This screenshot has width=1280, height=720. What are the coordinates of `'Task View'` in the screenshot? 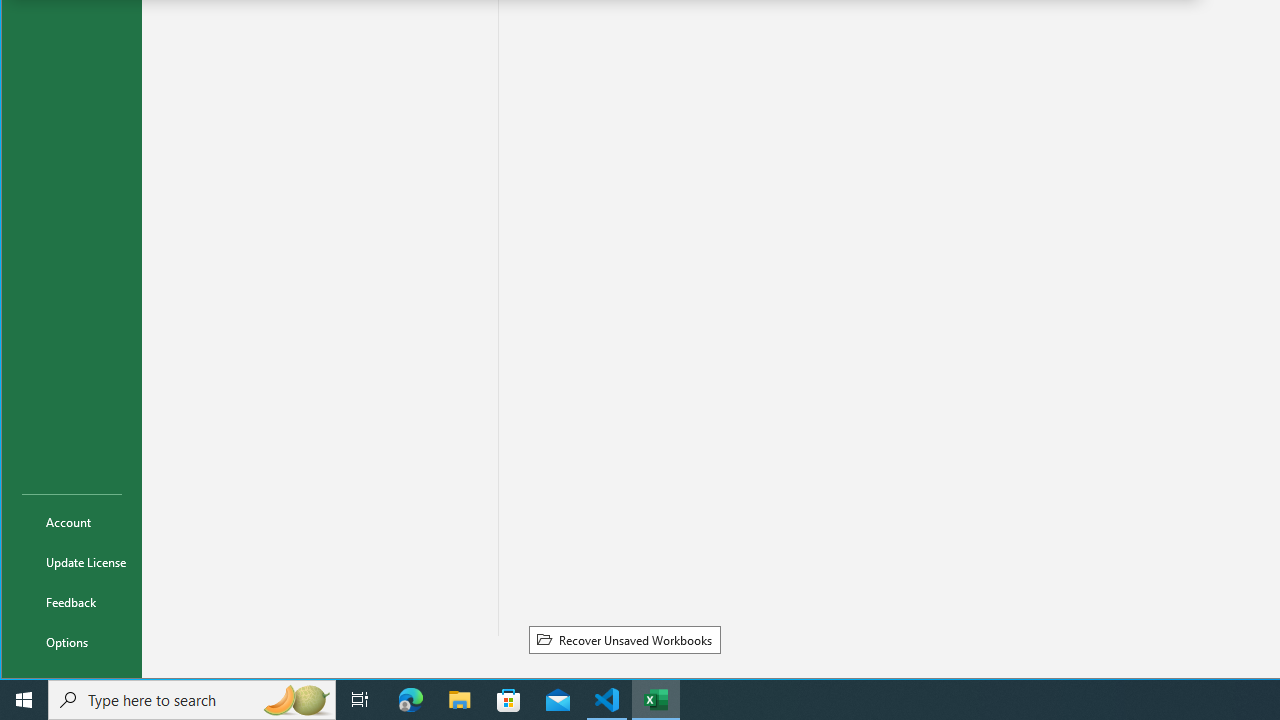 It's located at (359, 698).